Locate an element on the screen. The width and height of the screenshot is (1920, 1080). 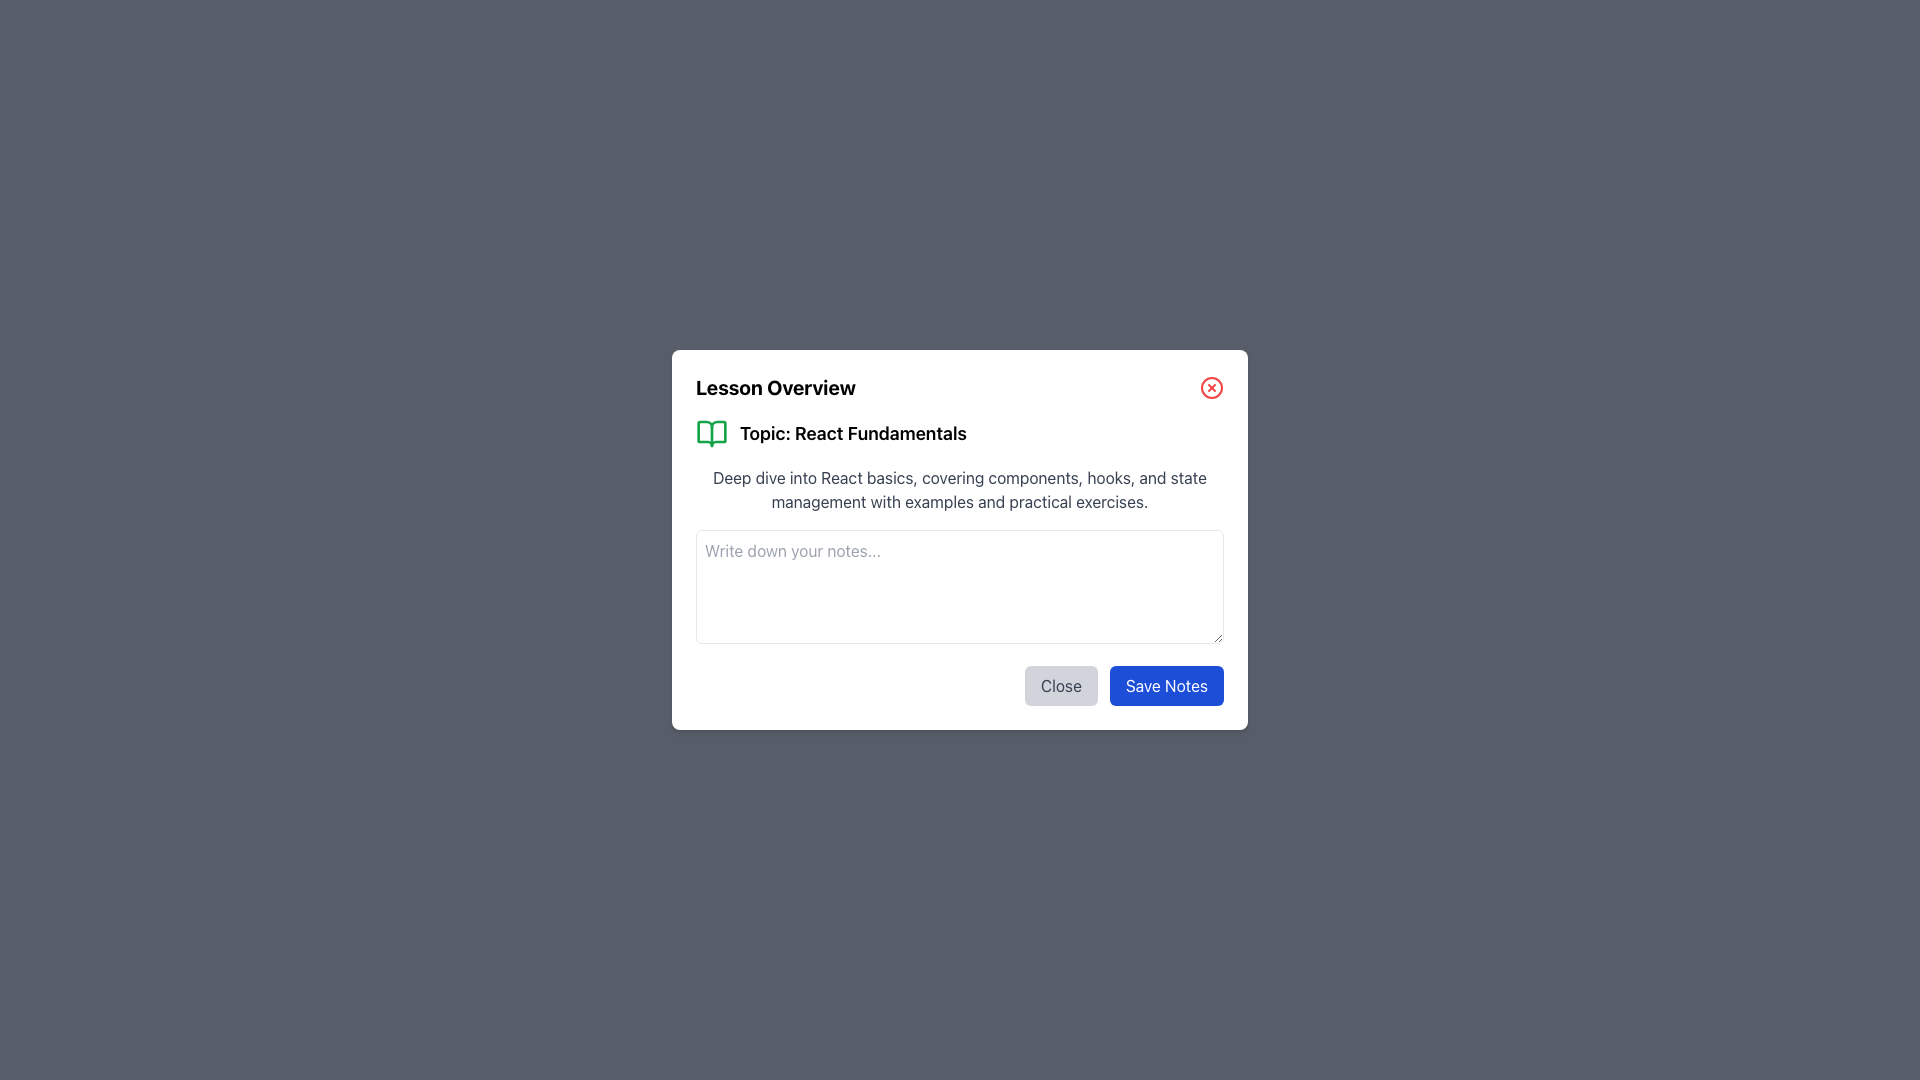
the 'Save Notes' button, which is a rectangular button with rounded corners, blue background, and white text, located at the bottom-right part of the dialog box is located at coordinates (1166, 685).